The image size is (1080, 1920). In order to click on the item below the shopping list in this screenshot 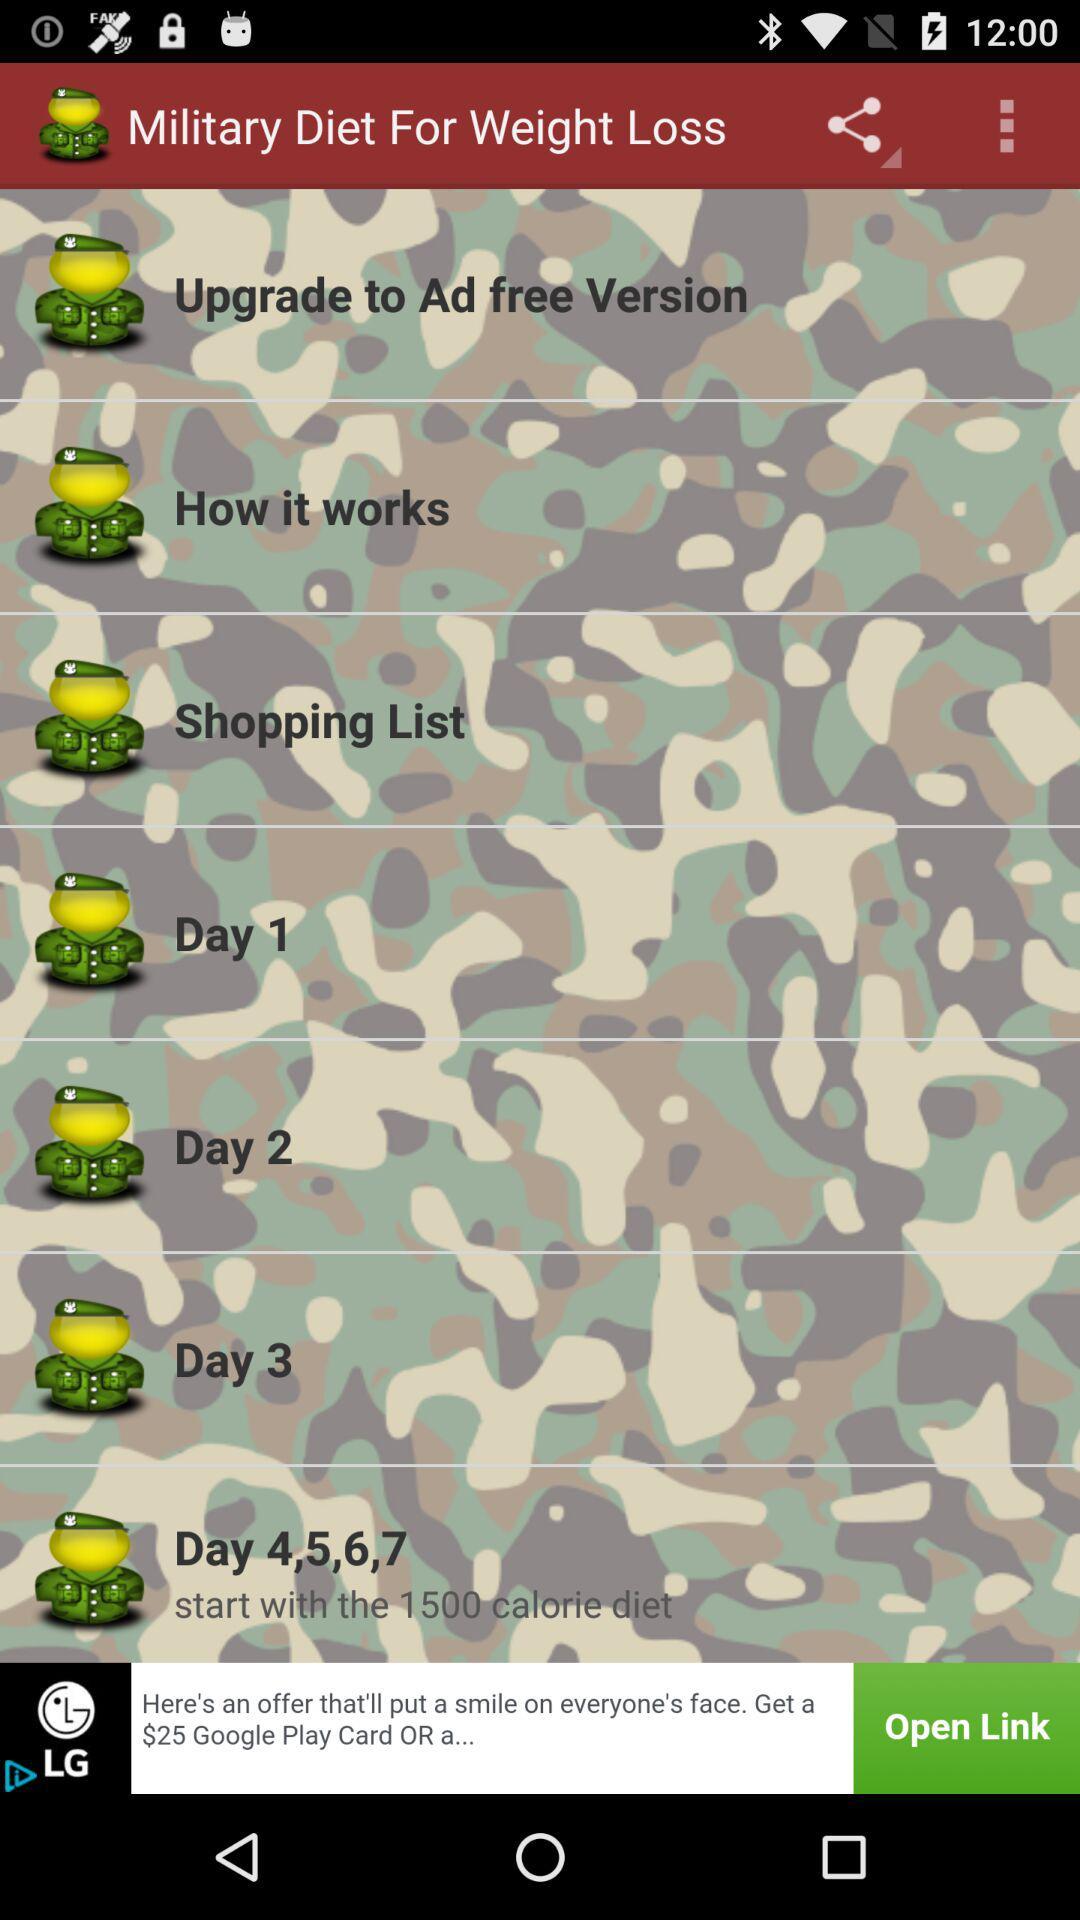, I will do `click(613, 931)`.